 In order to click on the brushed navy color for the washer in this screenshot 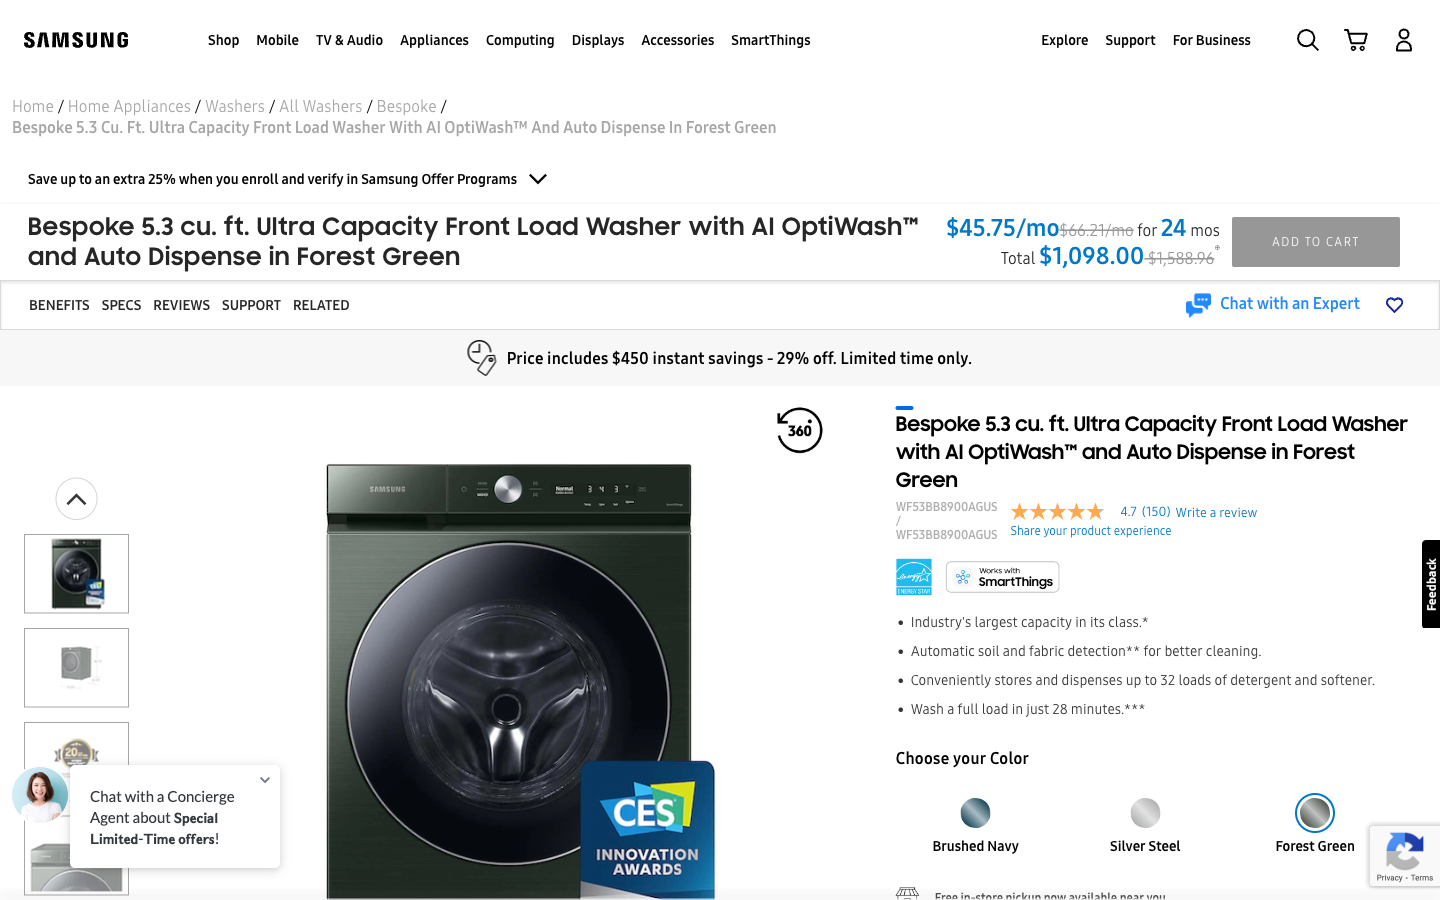, I will do `click(974, 806)`.